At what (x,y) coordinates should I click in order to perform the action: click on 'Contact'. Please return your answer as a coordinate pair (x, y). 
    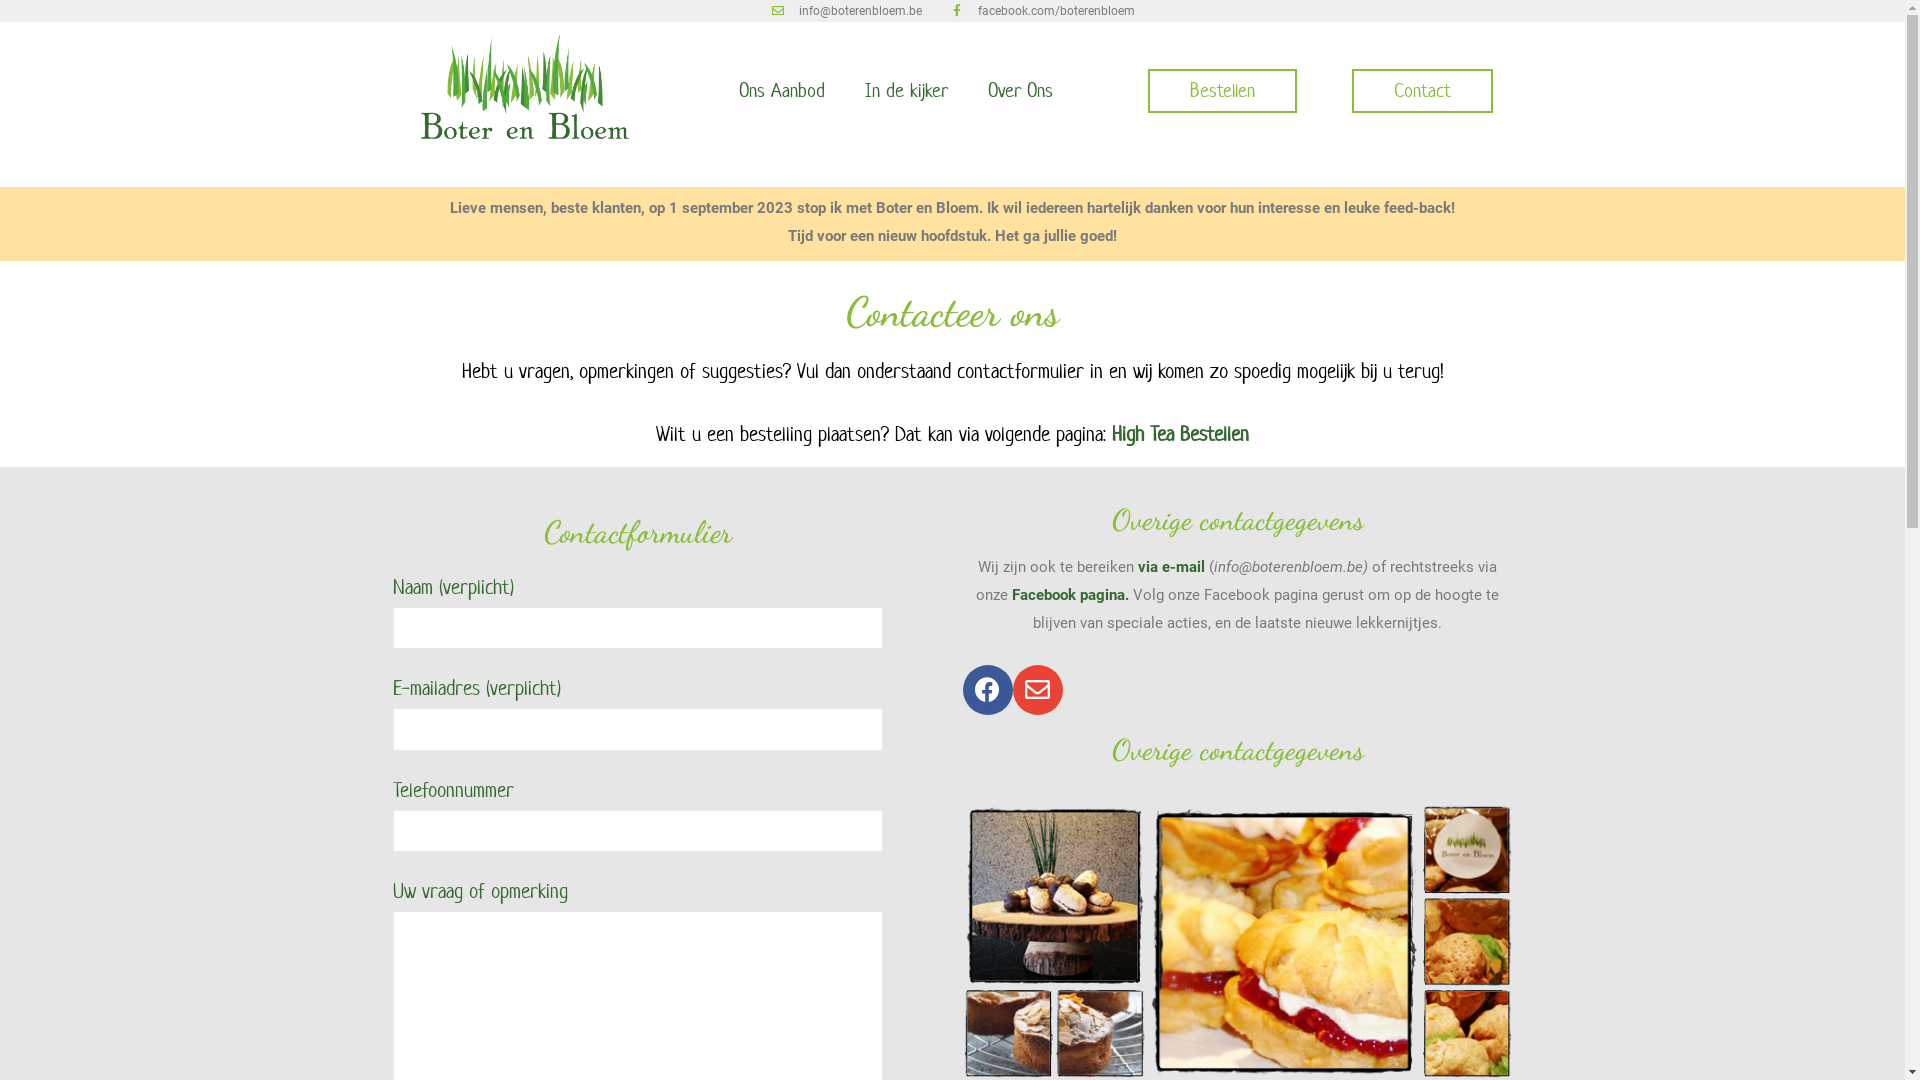
    Looking at the image, I should click on (1421, 91).